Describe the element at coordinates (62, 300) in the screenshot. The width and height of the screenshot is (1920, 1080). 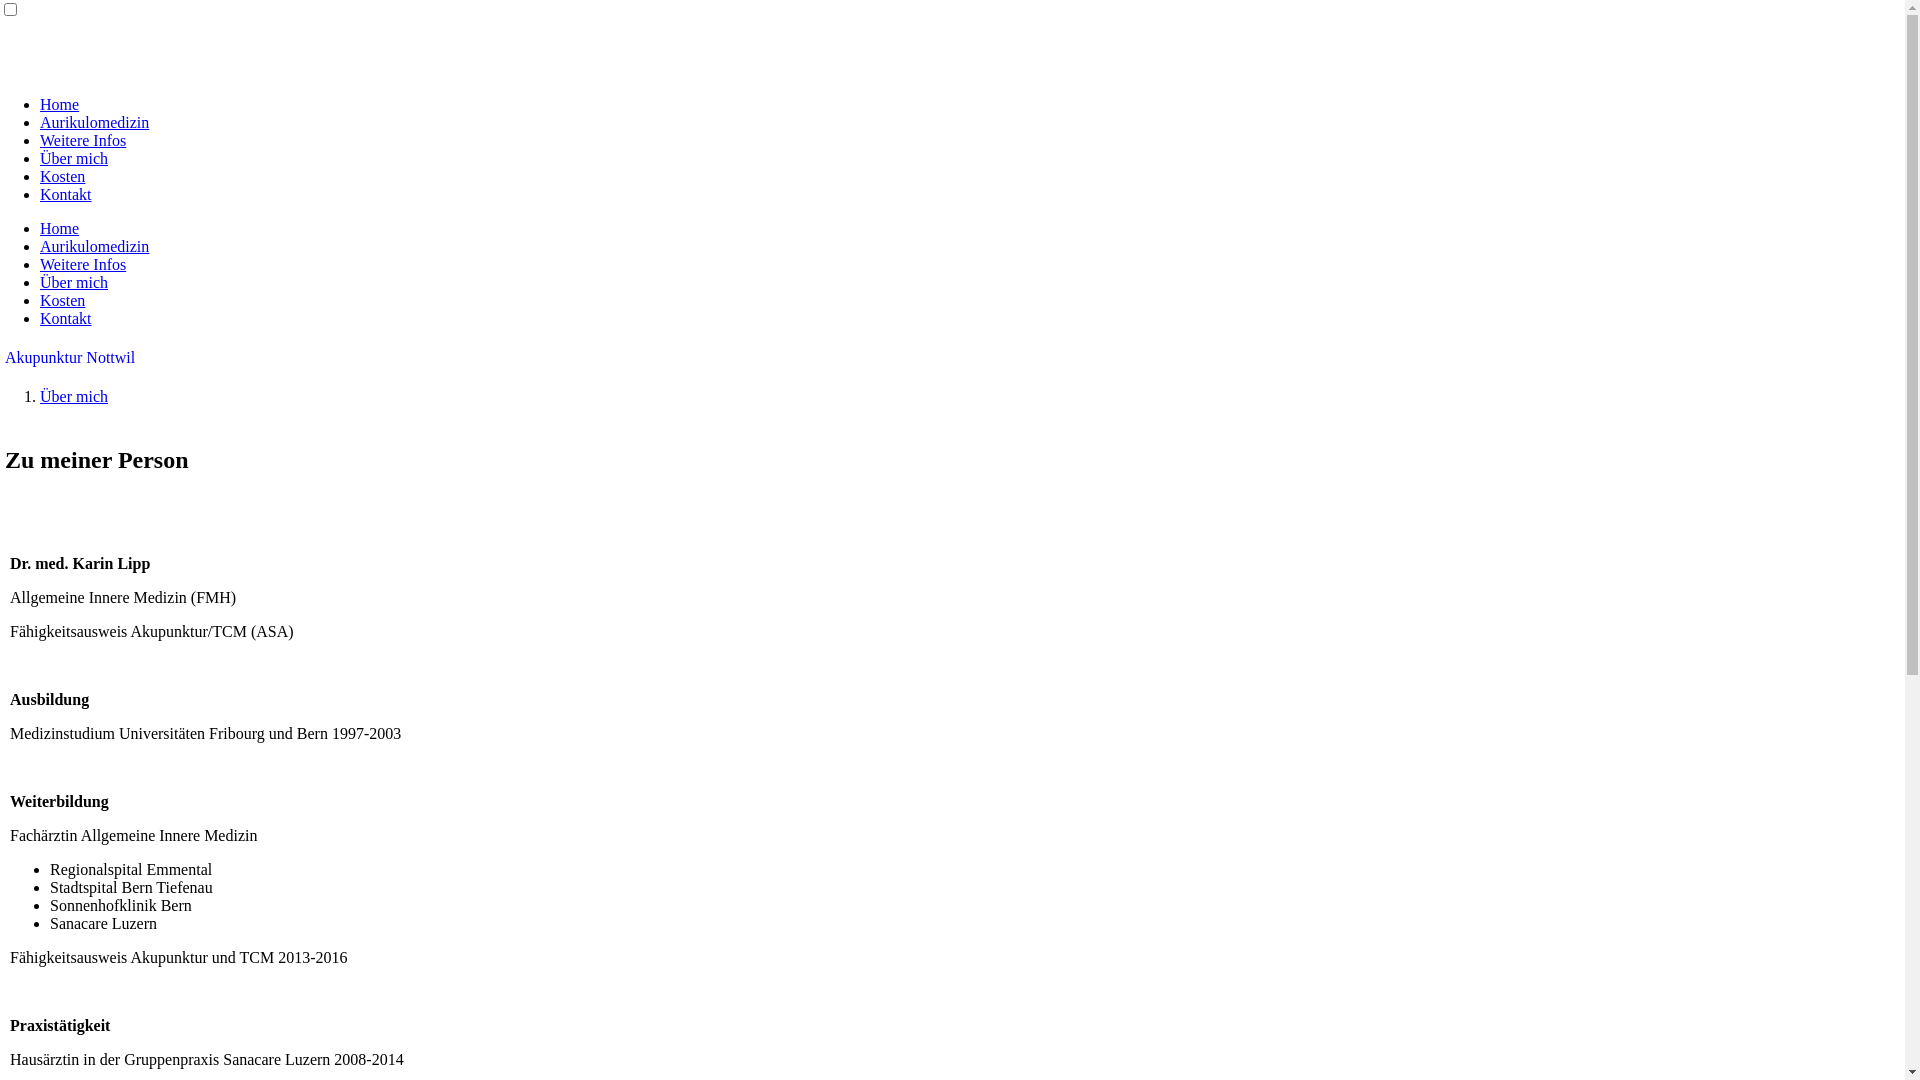
I see `'Kosten'` at that location.